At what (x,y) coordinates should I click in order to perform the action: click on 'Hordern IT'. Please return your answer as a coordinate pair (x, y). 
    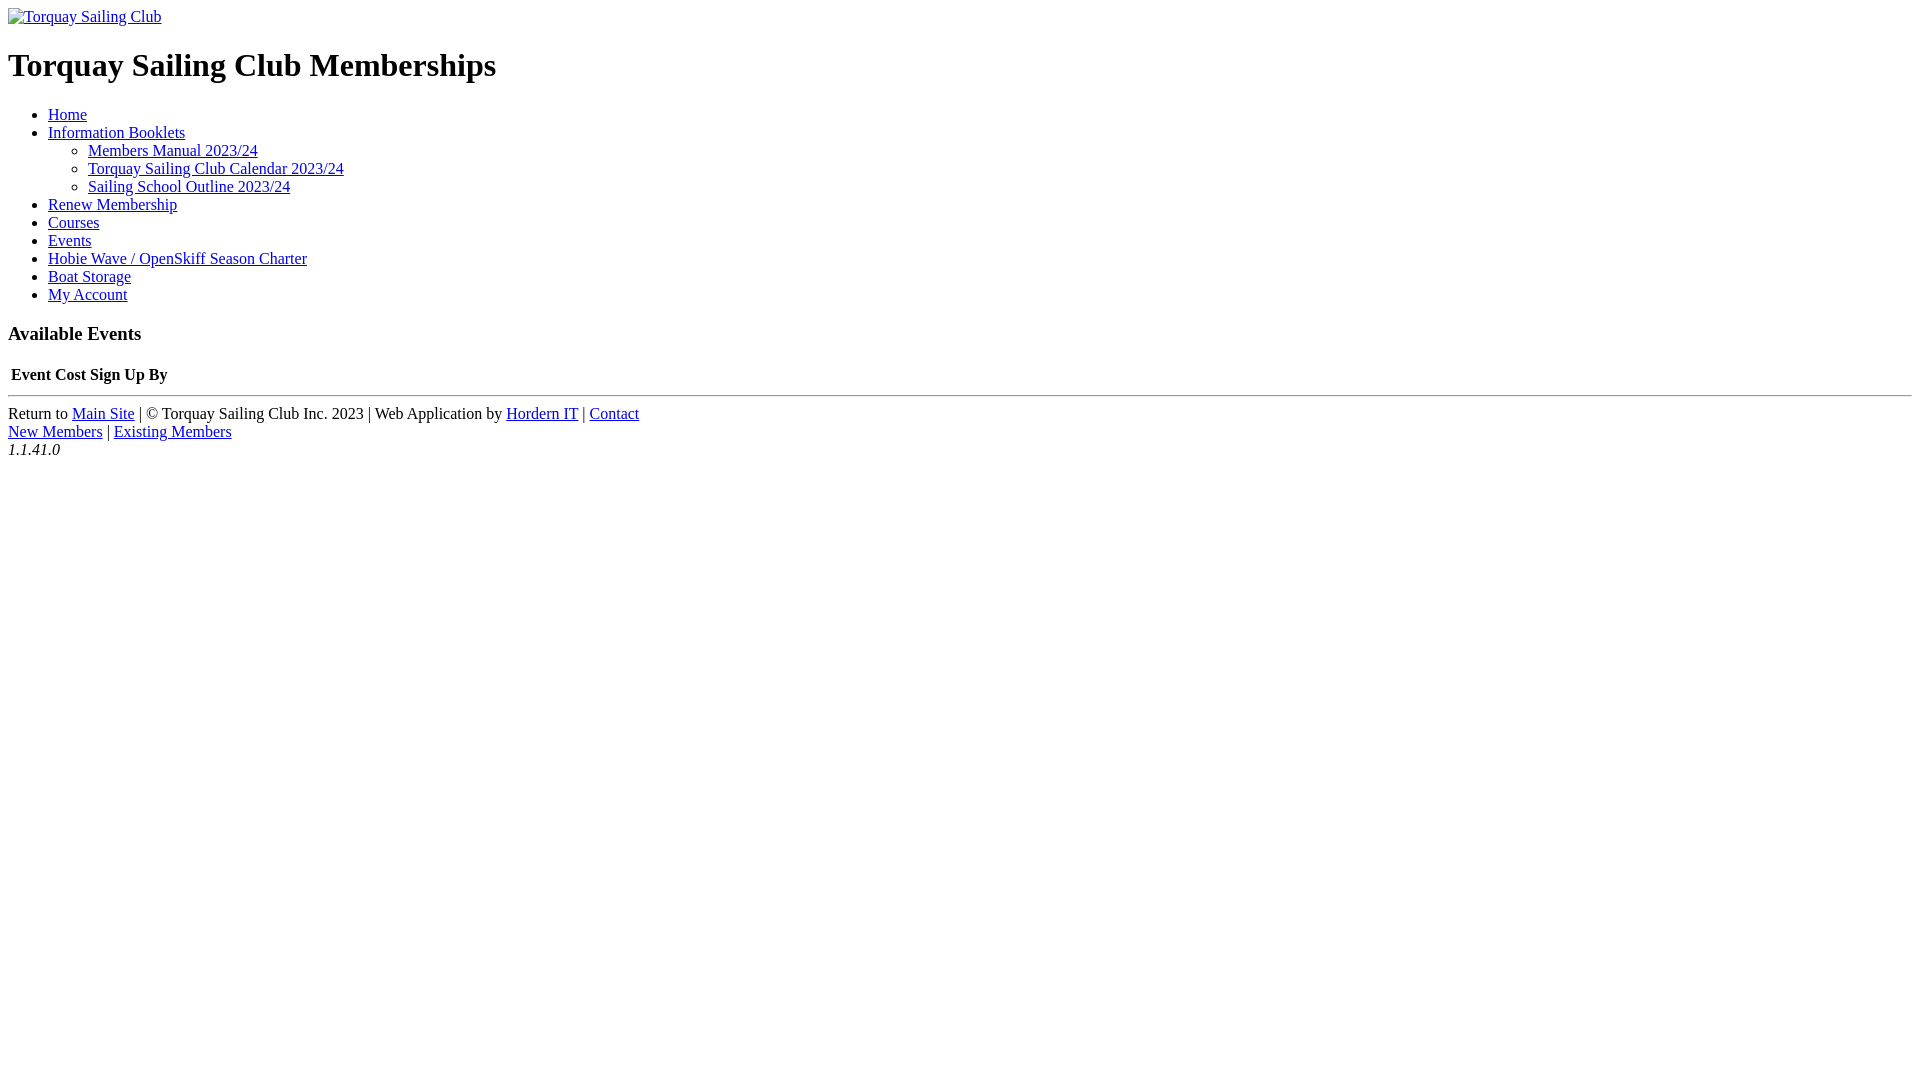
    Looking at the image, I should click on (505, 412).